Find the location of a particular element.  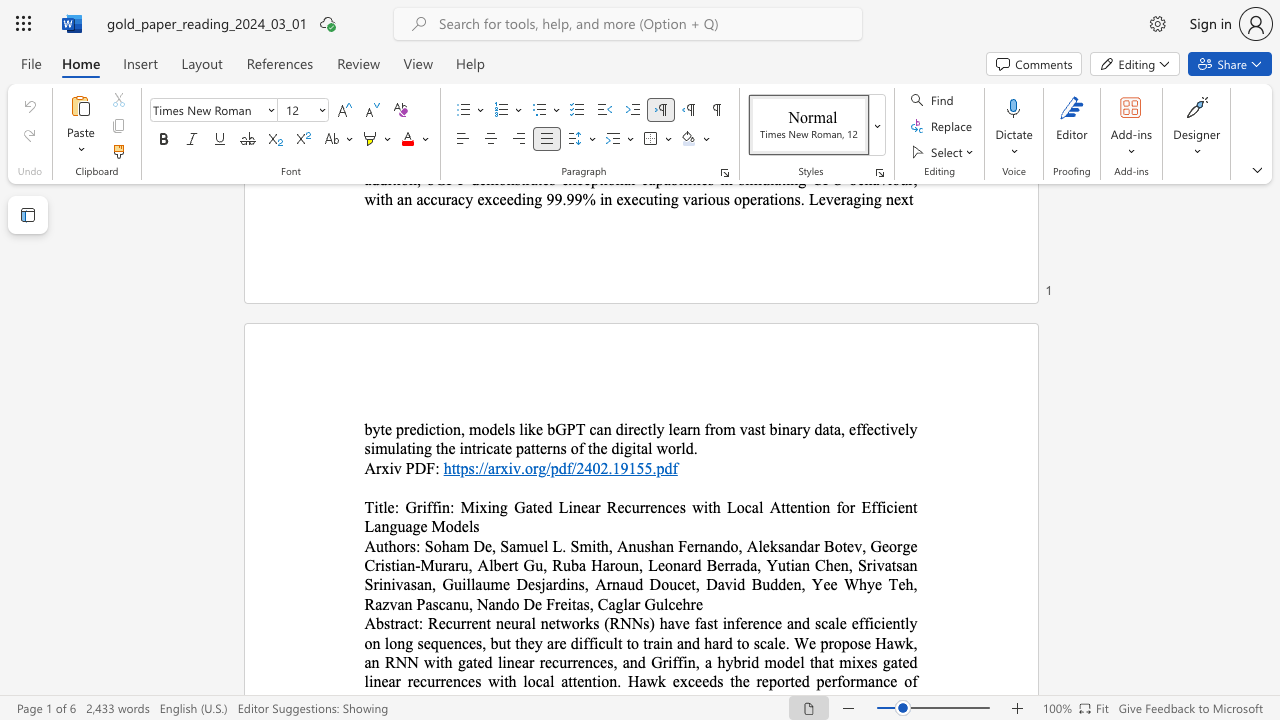

the subset text "s of th" within the text "byte prediction, models like bGPT can directly learn from vast binary data, effectively simulating the intricate patterns of the digital world." is located at coordinates (560, 447).